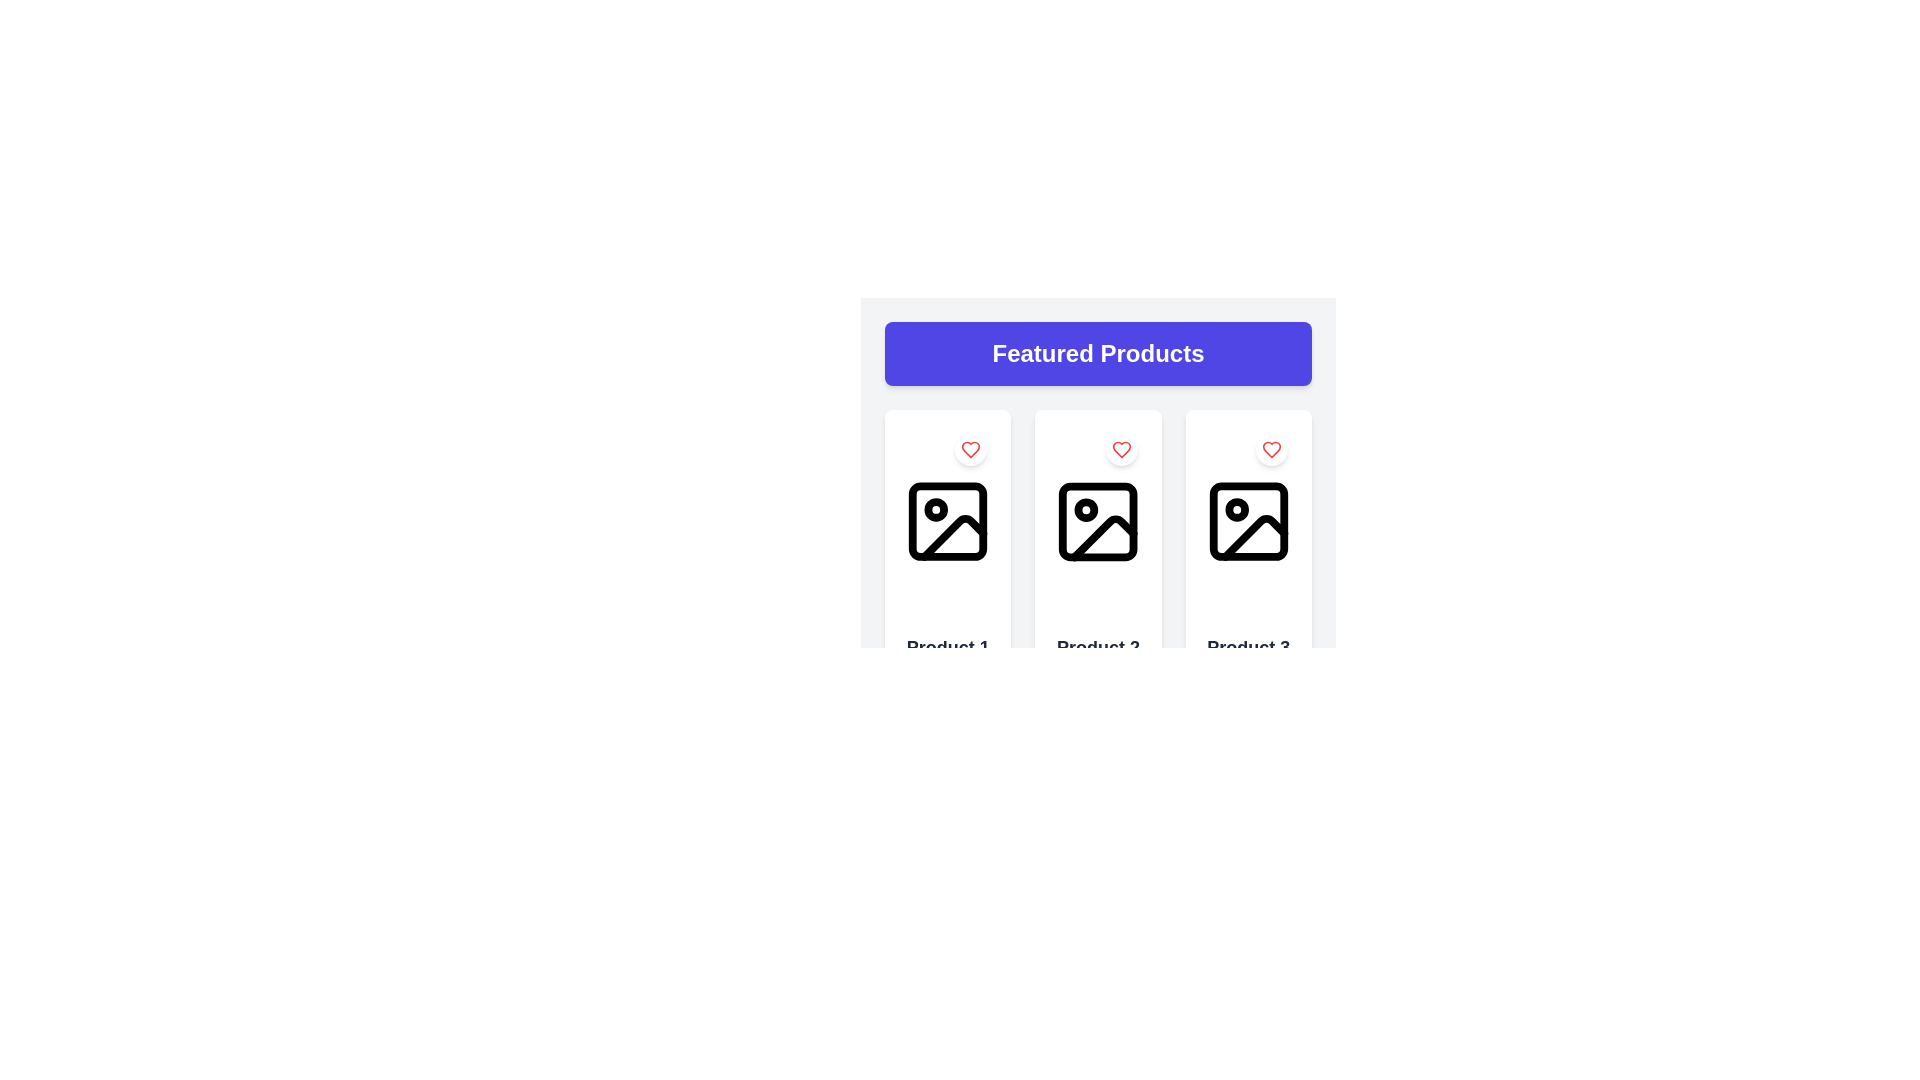 The height and width of the screenshot is (1080, 1920). What do you see at coordinates (1271, 450) in the screenshot?
I see `the heart icon located above the image of the third product card in the featured products section to mark it as favorite` at bounding box center [1271, 450].